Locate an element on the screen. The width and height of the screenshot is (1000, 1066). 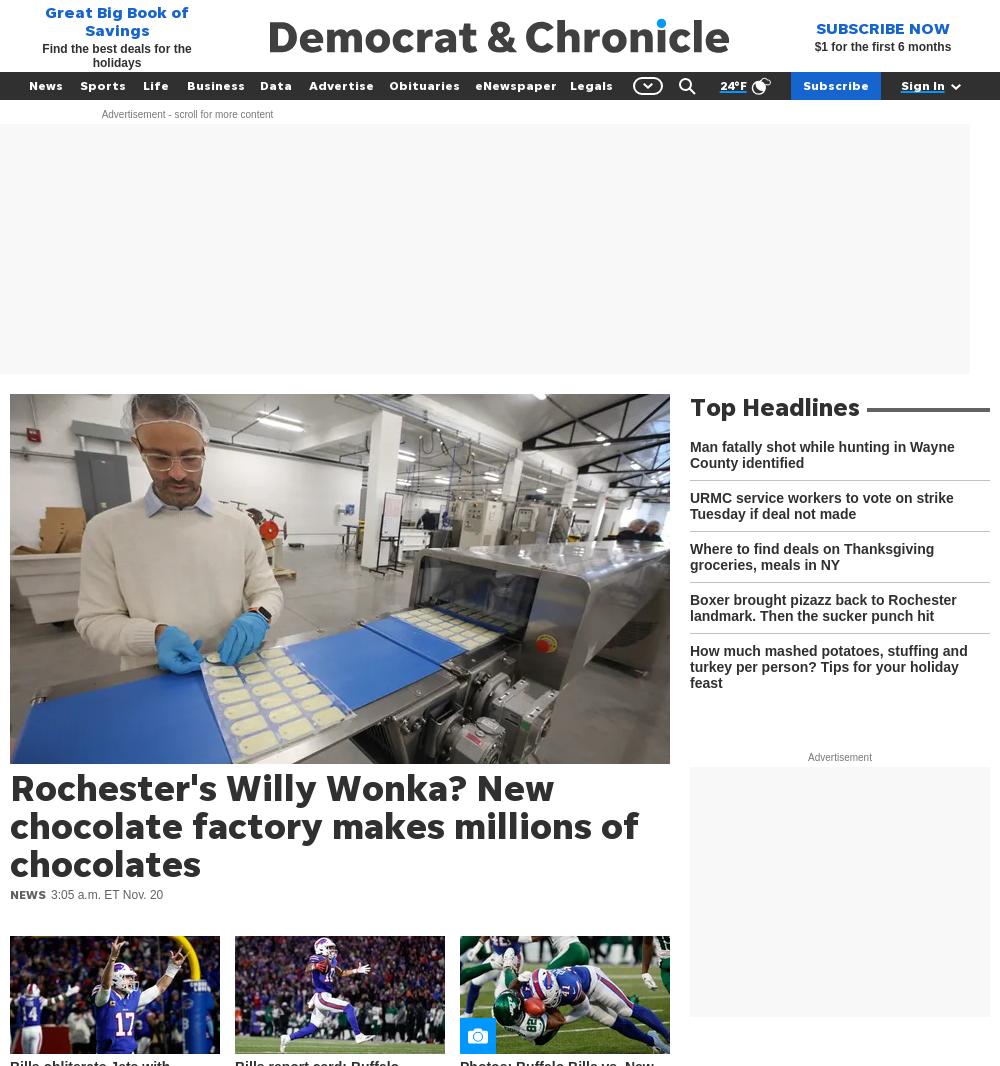
'Business' is located at coordinates (214, 84).